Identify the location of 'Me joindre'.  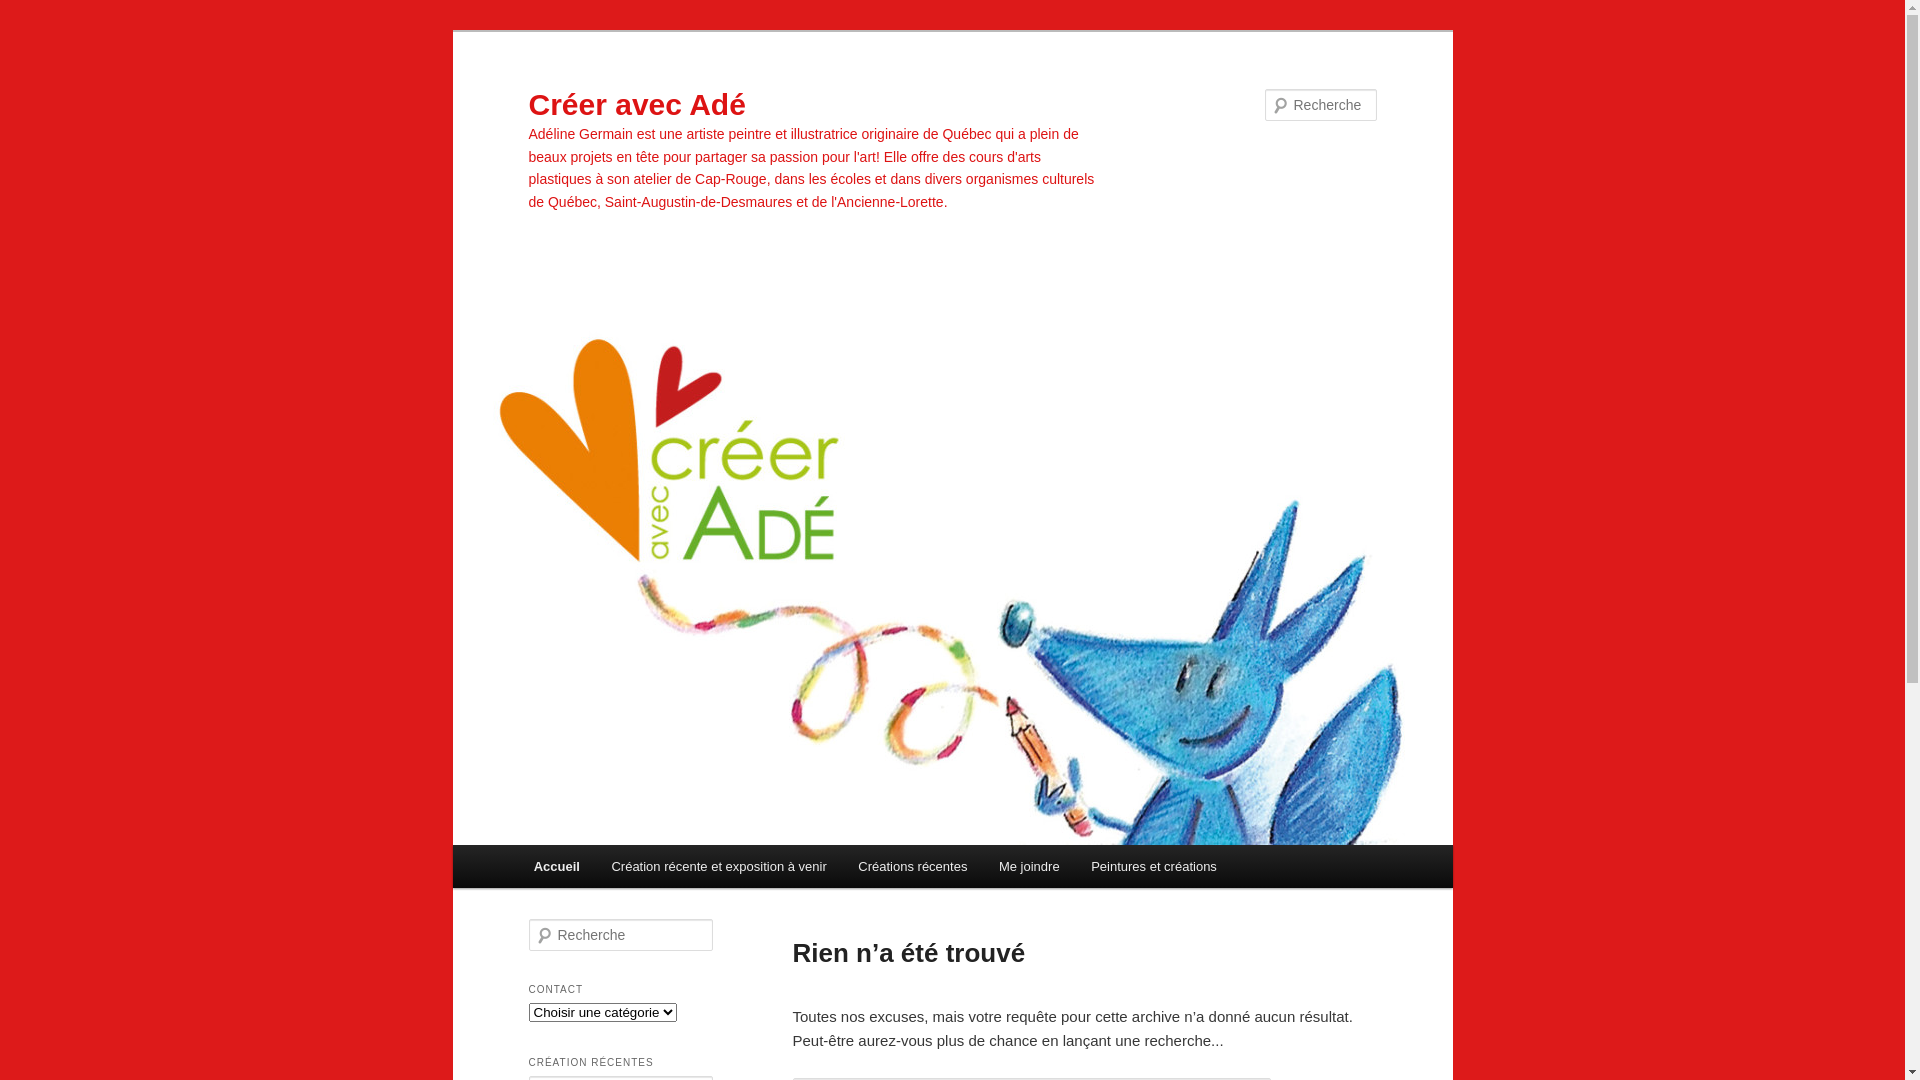
(1028, 865).